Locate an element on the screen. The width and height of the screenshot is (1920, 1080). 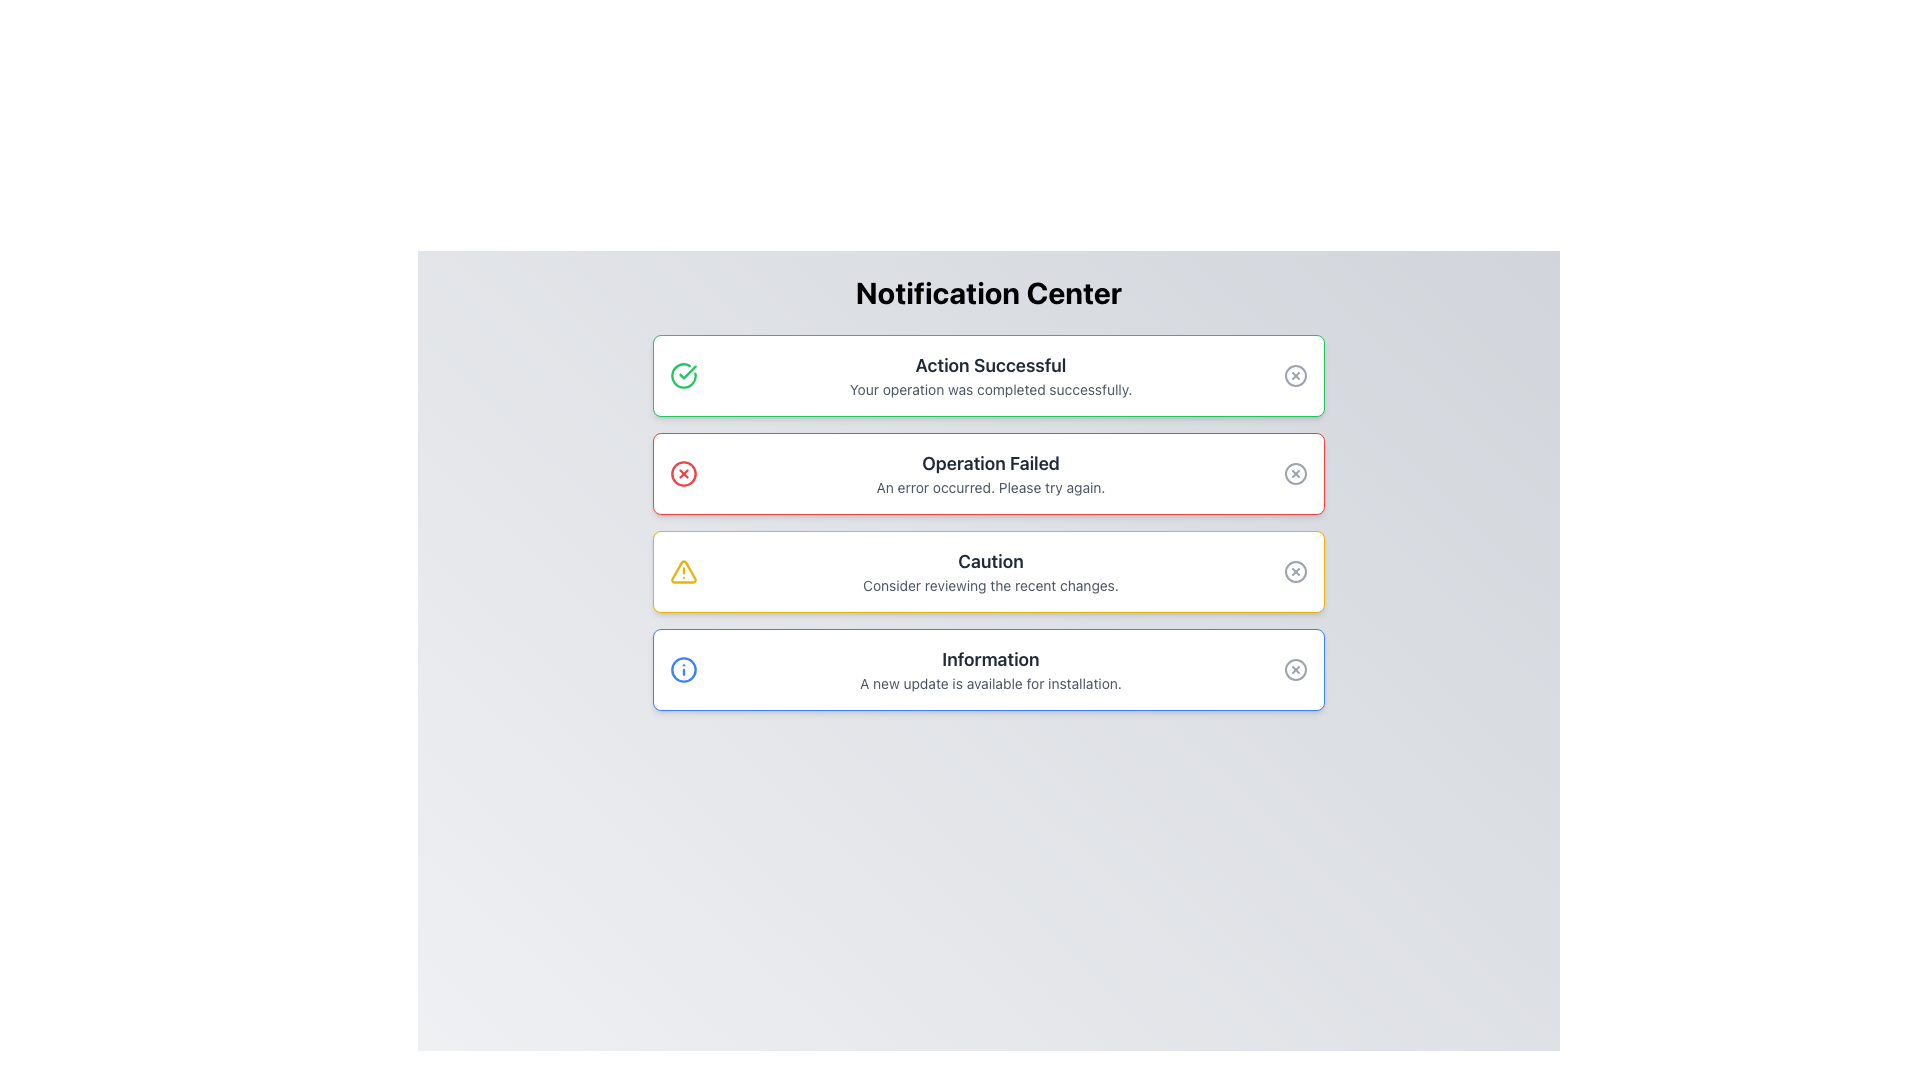
static text element conveying information about the availability of a software update located in the 'Information' box of the notification center is located at coordinates (990, 682).